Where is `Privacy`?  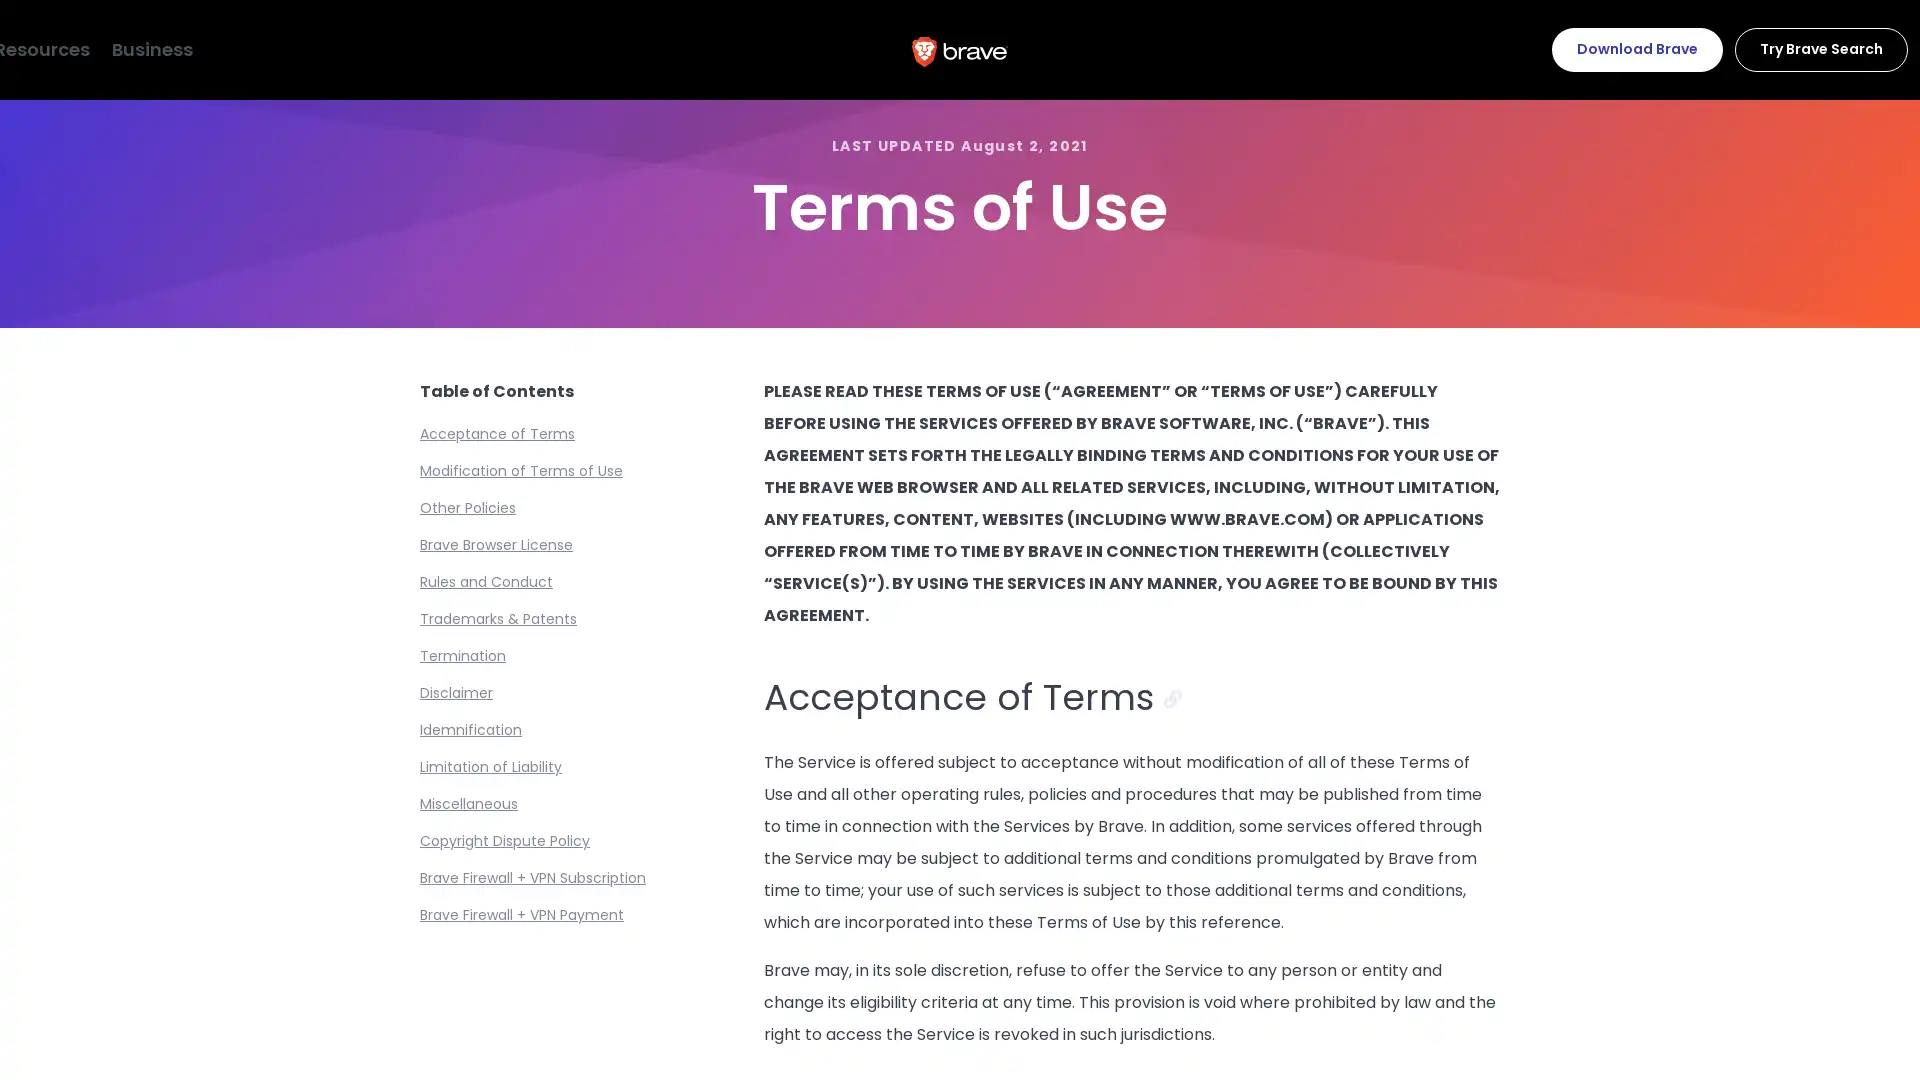
Privacy is located at coordinates (258, 48).